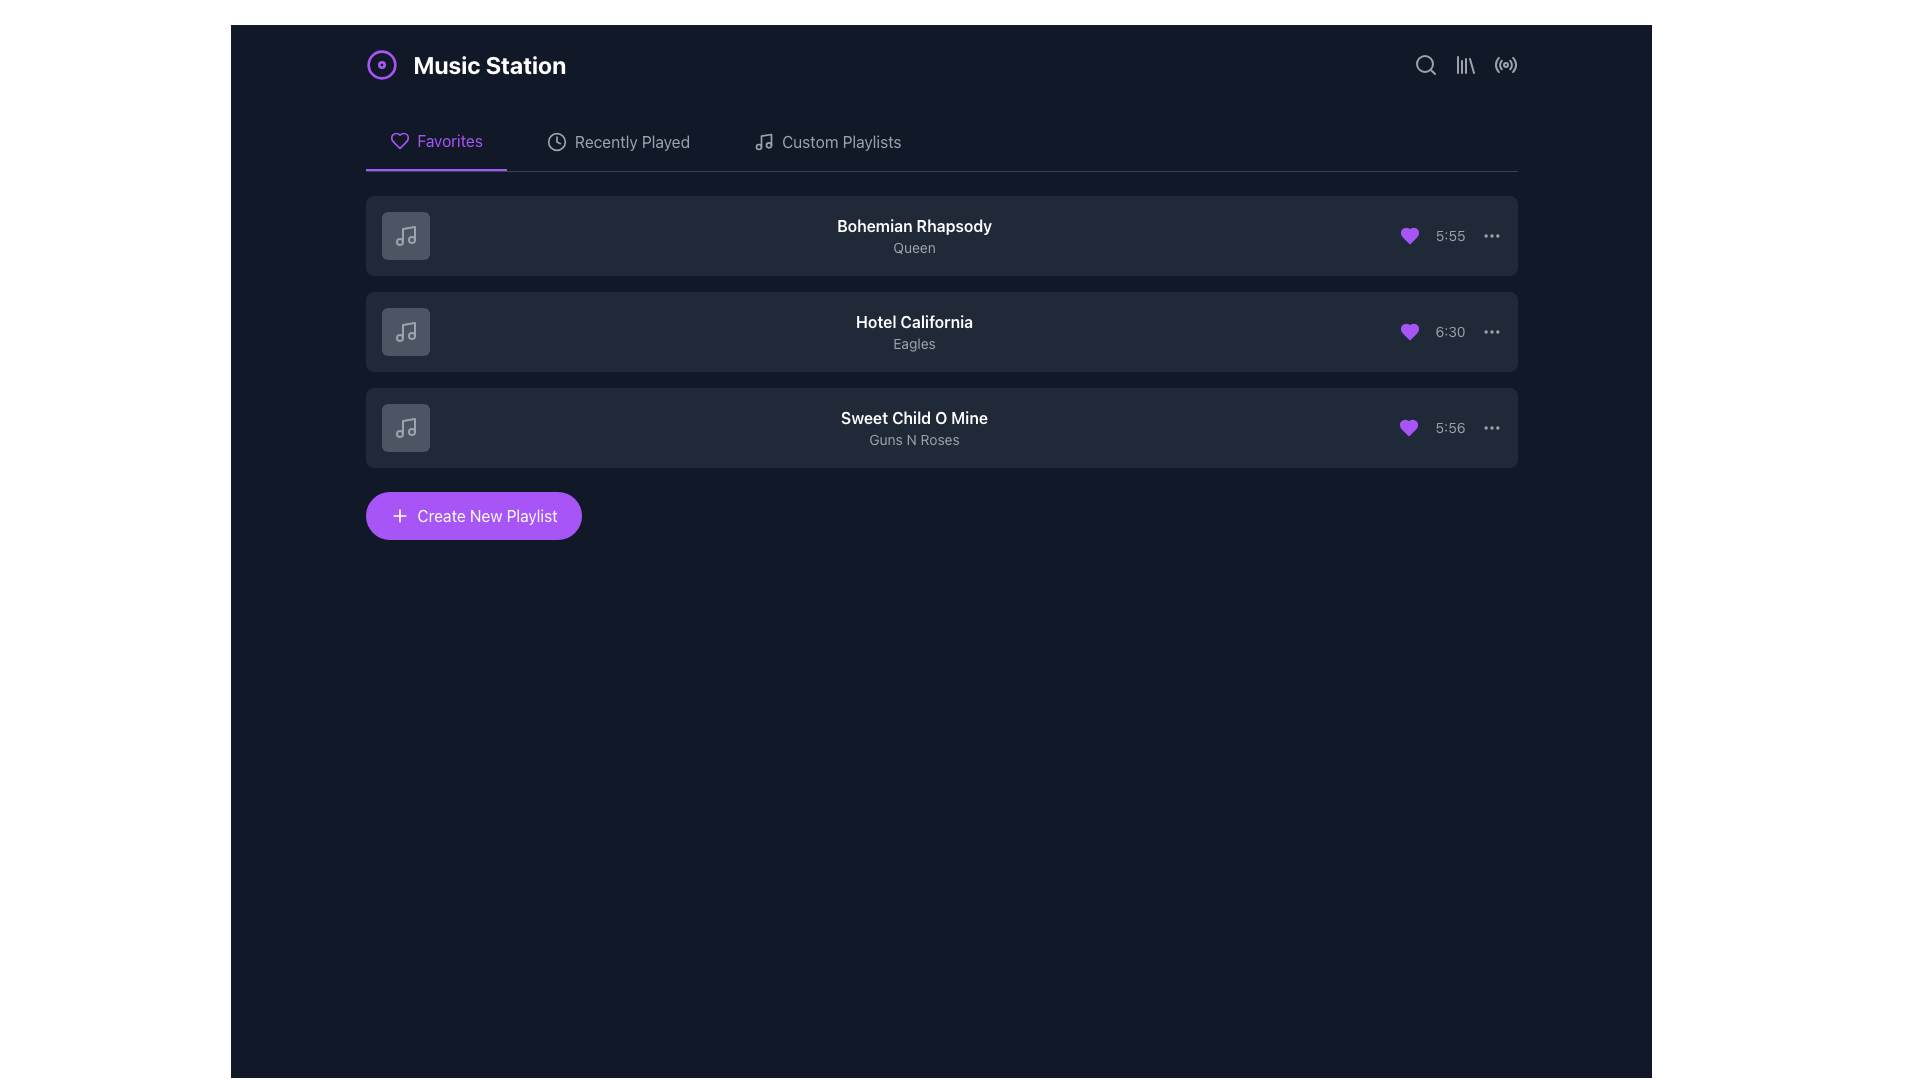 The width and height of the screenshot is (1920, 1080). I want to click on the first music track item in the list, so click(940, 234).